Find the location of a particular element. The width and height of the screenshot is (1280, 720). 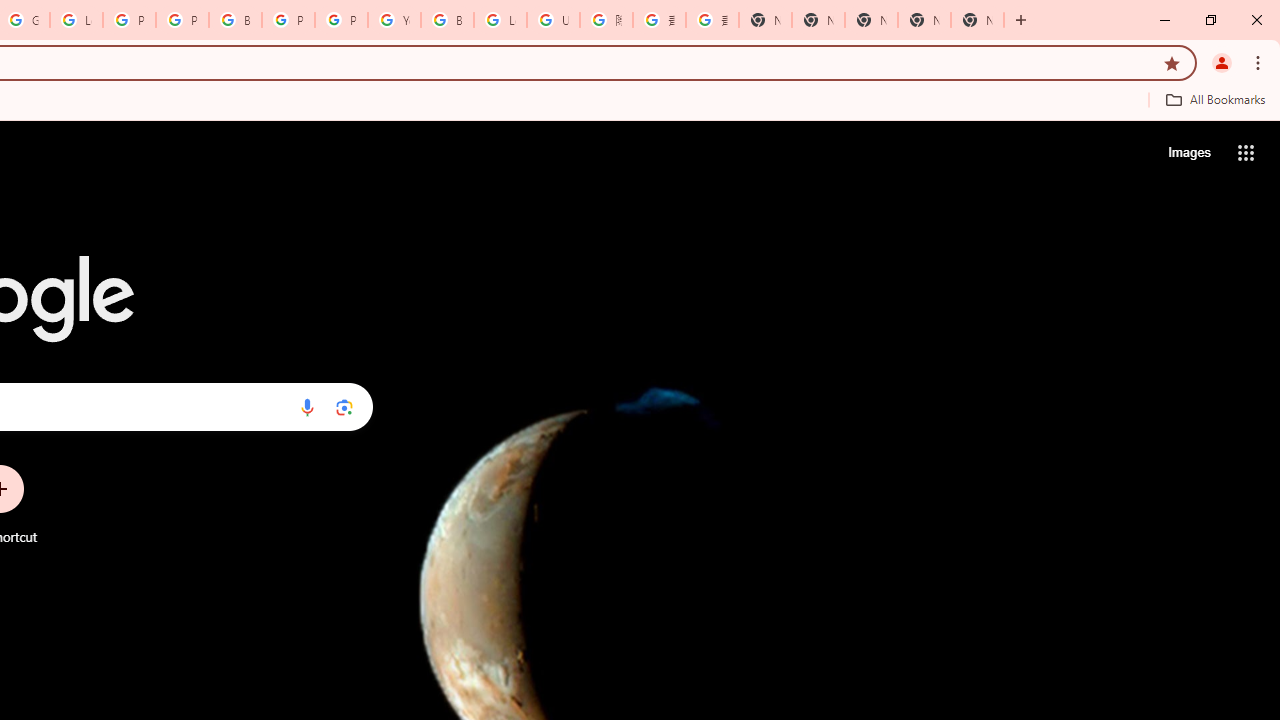

'Search by voice' is located at coordinates (306, 406).